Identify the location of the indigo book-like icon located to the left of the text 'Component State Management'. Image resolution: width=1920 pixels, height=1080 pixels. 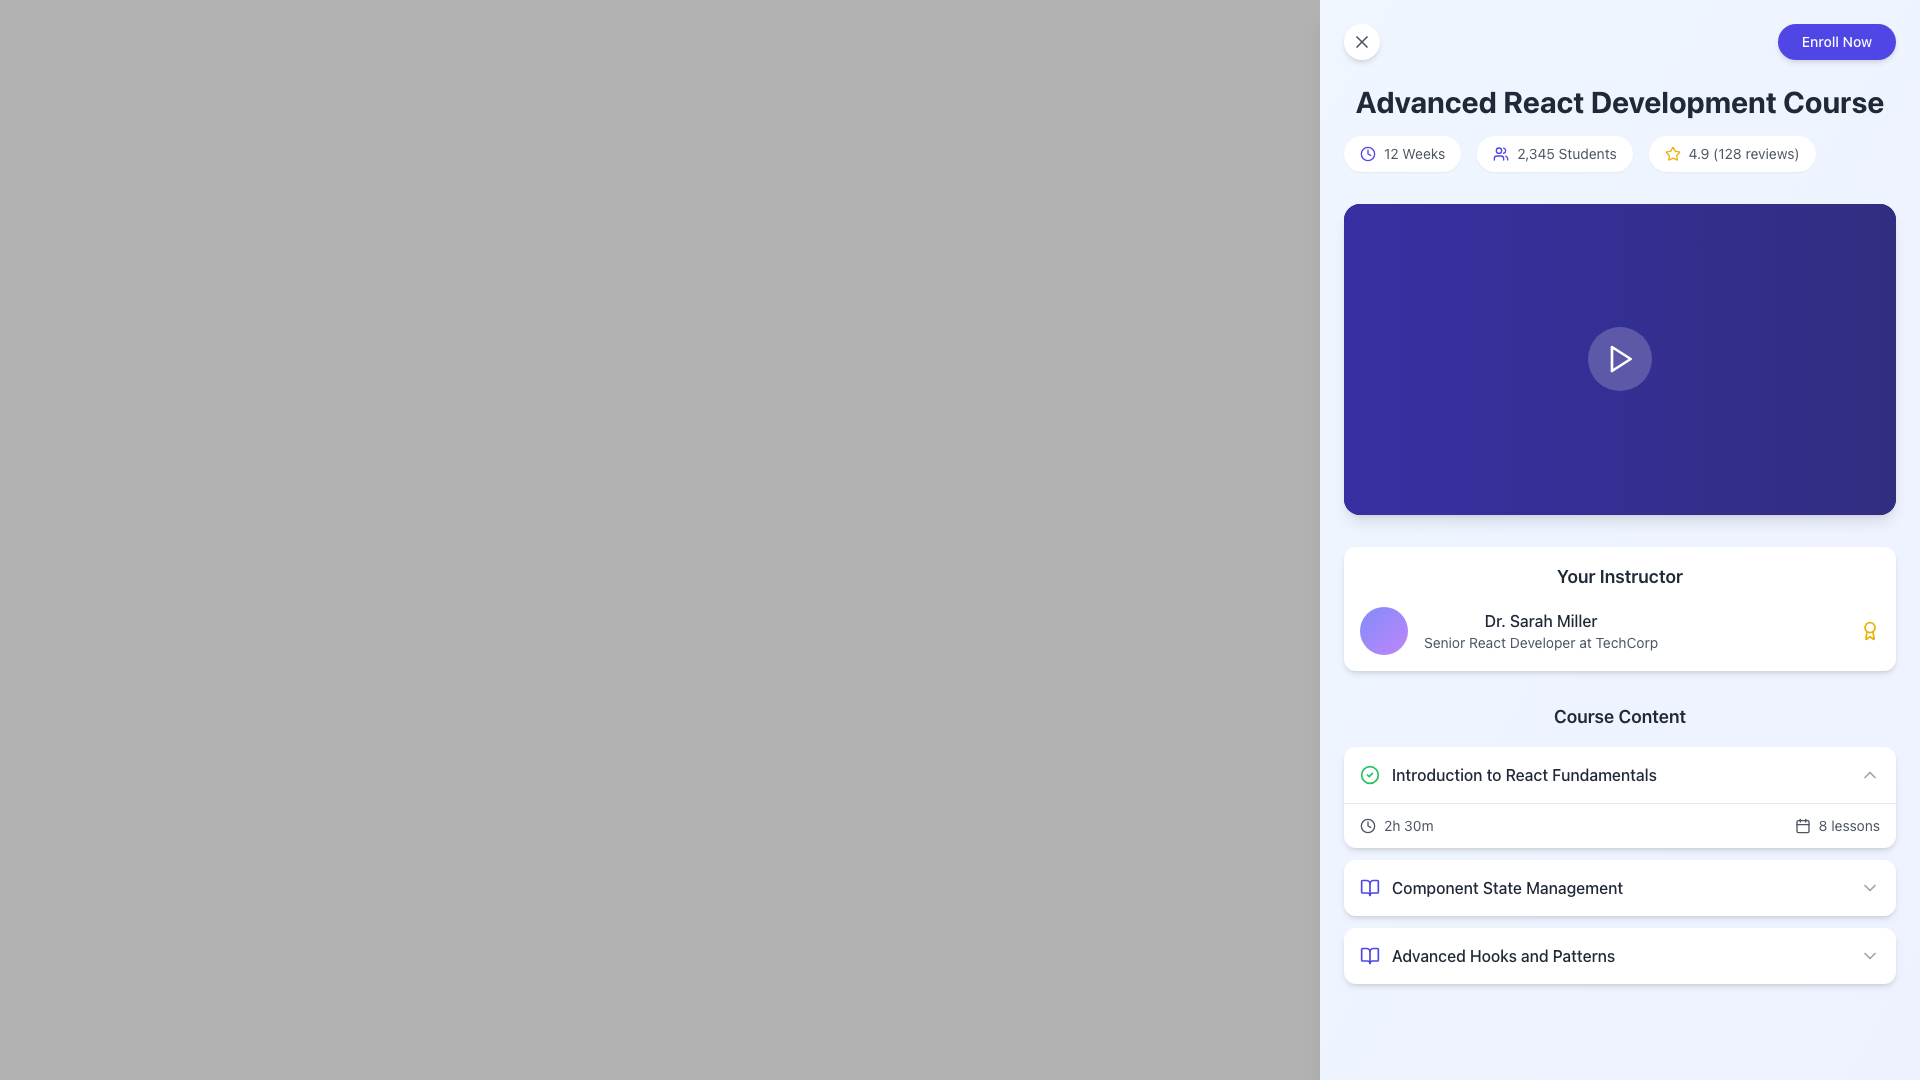
(1368, 886).